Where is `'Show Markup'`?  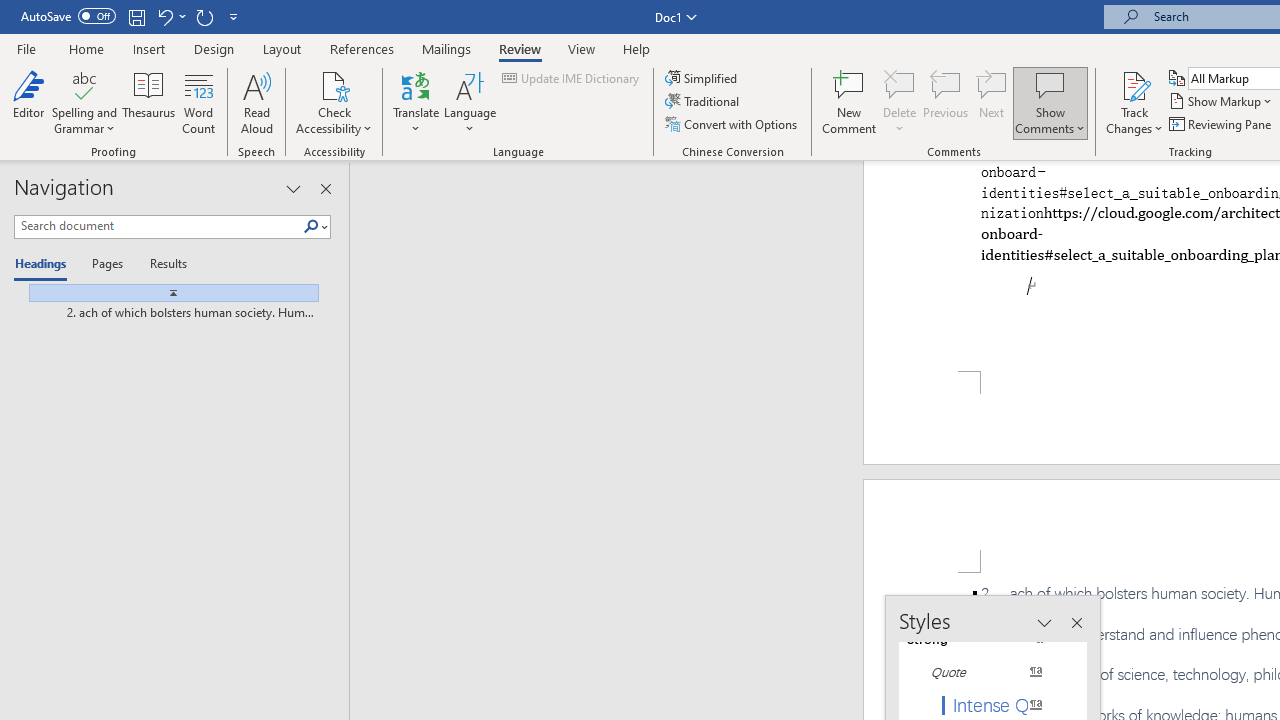 'Show Markup' is located at coordinates (1221, 101).